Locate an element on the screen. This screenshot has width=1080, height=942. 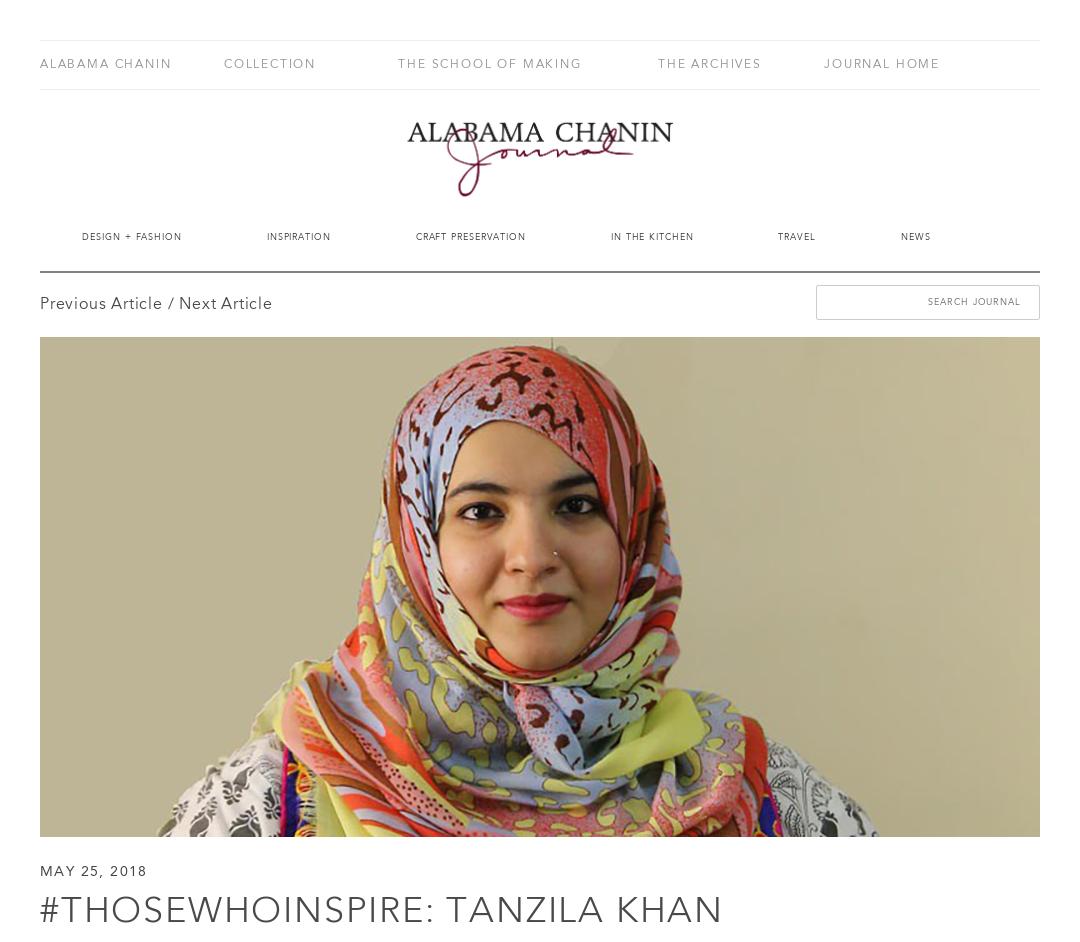
'#THOSEWHOINSPIRE: TANZILA KHAN' is located at coordinates (381, 911).